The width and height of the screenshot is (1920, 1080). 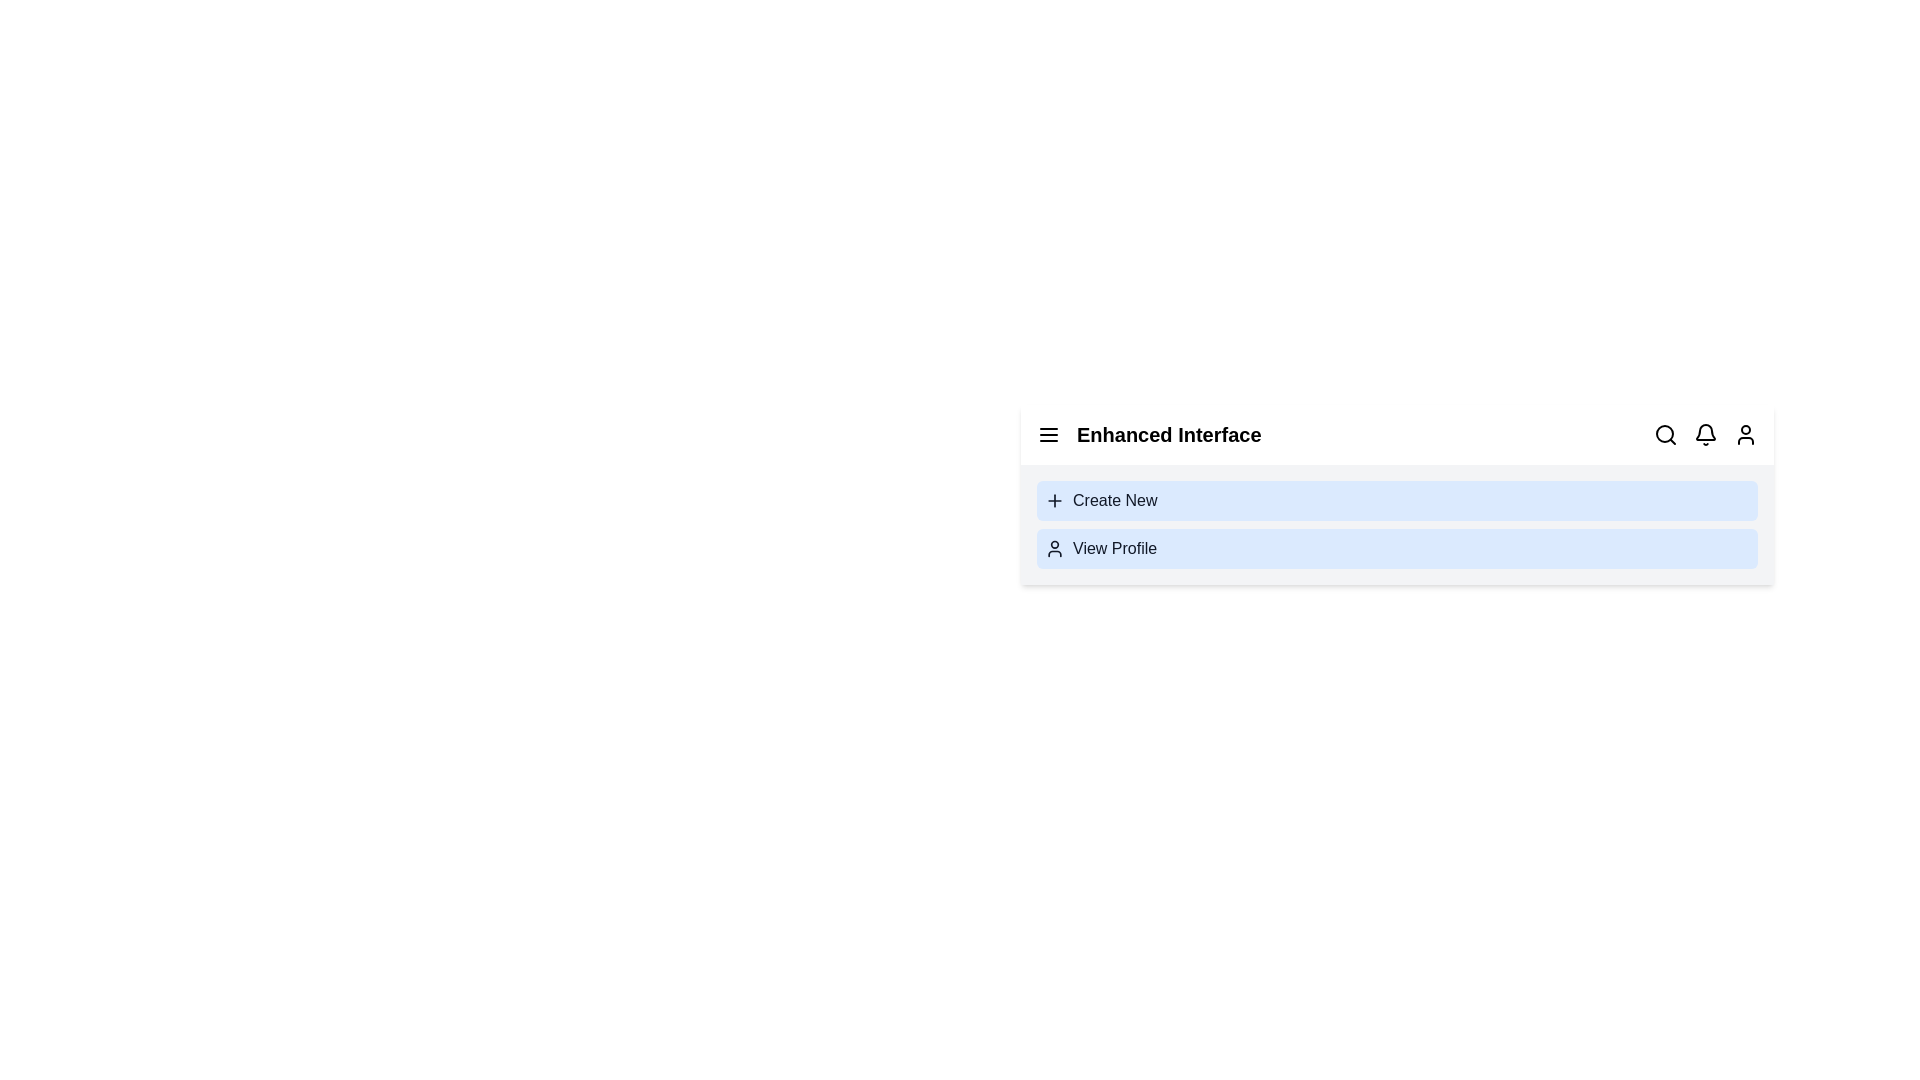 What do you see at coordinates (1665, 434) in the screenshot?
I see `the interactive element specified by search_icon` at bounding box center [1665, 434].